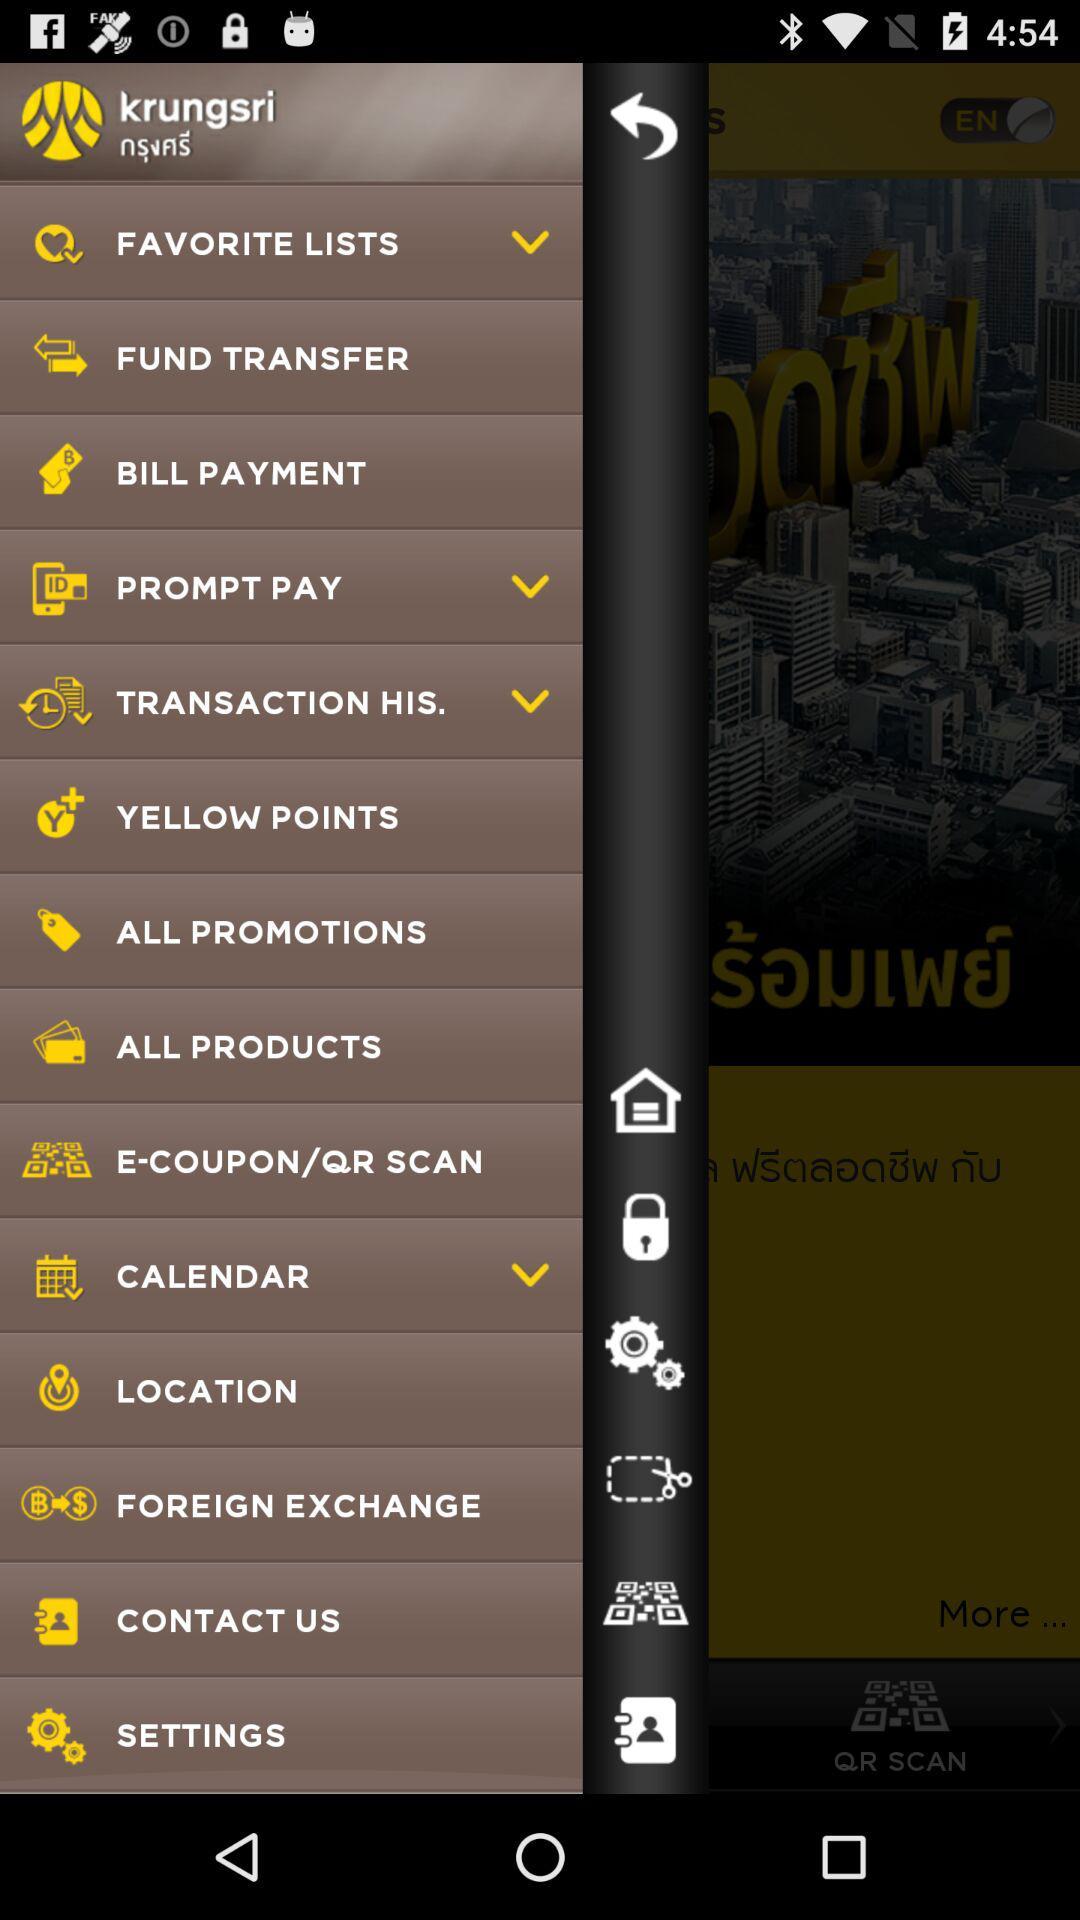 Image resolution: width=1080 pixels, height=1920 pixels. Describe the element at coordinates (645, 1478) in the screenshot. I see `item next to the location icon` at that location.